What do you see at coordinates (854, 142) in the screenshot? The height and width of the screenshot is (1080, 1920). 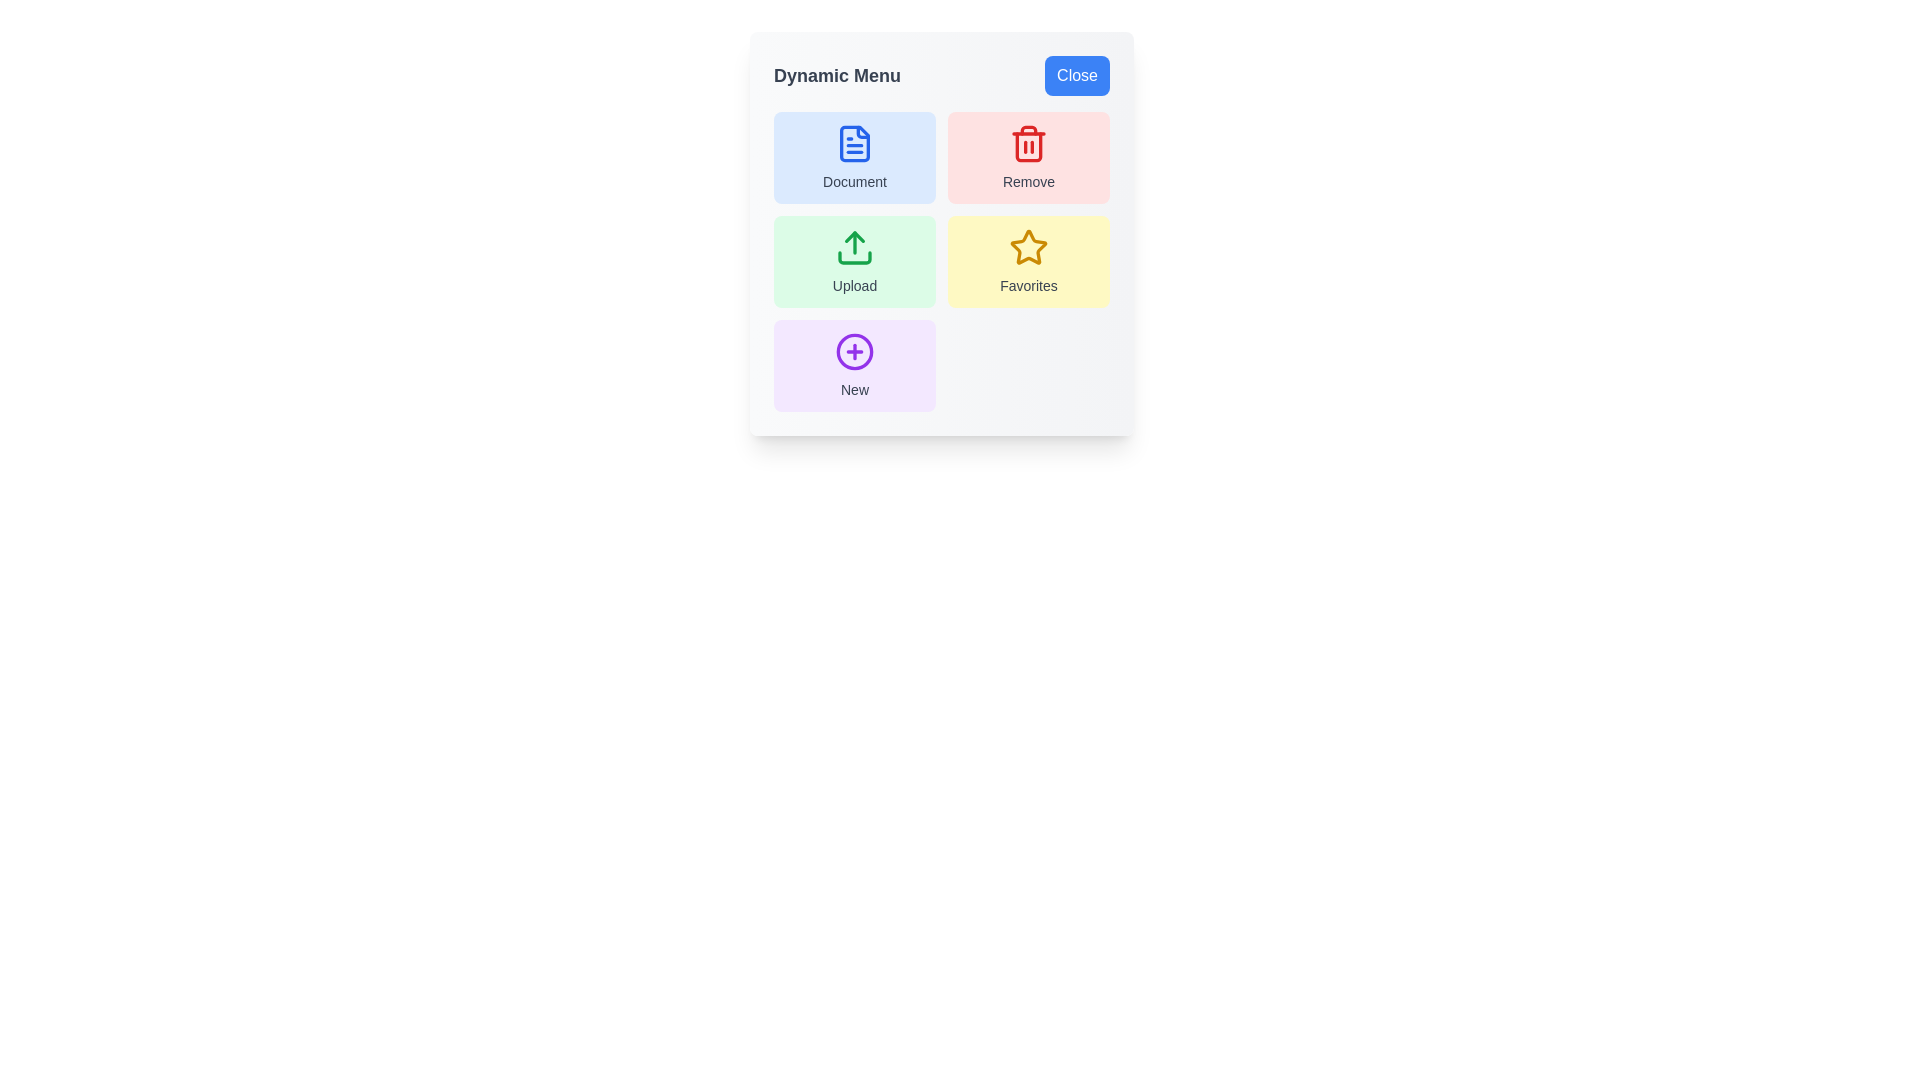 I see `the blue-colored icon resembling a document or file representation located in the upper-left quadrant of the dynamic menu interface` at bounding box center [854, 142].